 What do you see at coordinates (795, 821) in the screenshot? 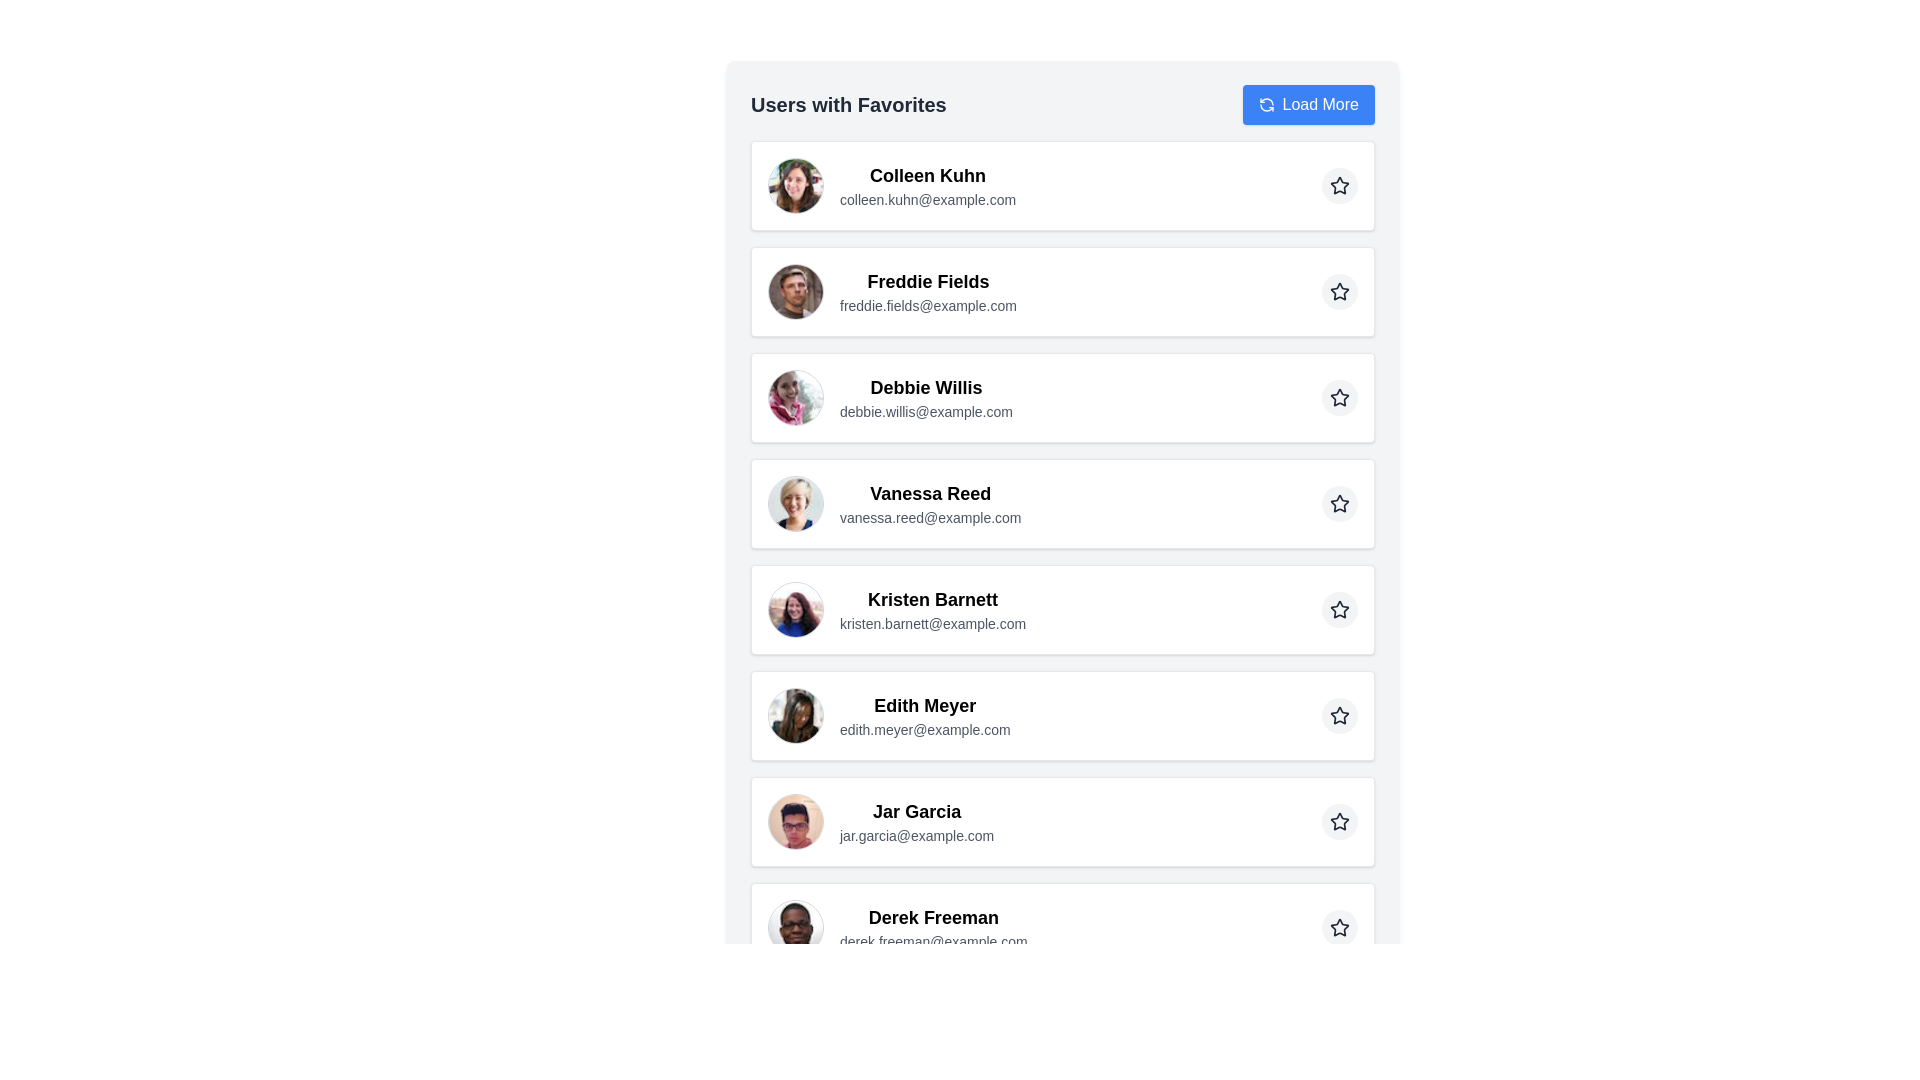
I see `the image representing the user 'Jar Garcia'` at bounding box center [795, 821].